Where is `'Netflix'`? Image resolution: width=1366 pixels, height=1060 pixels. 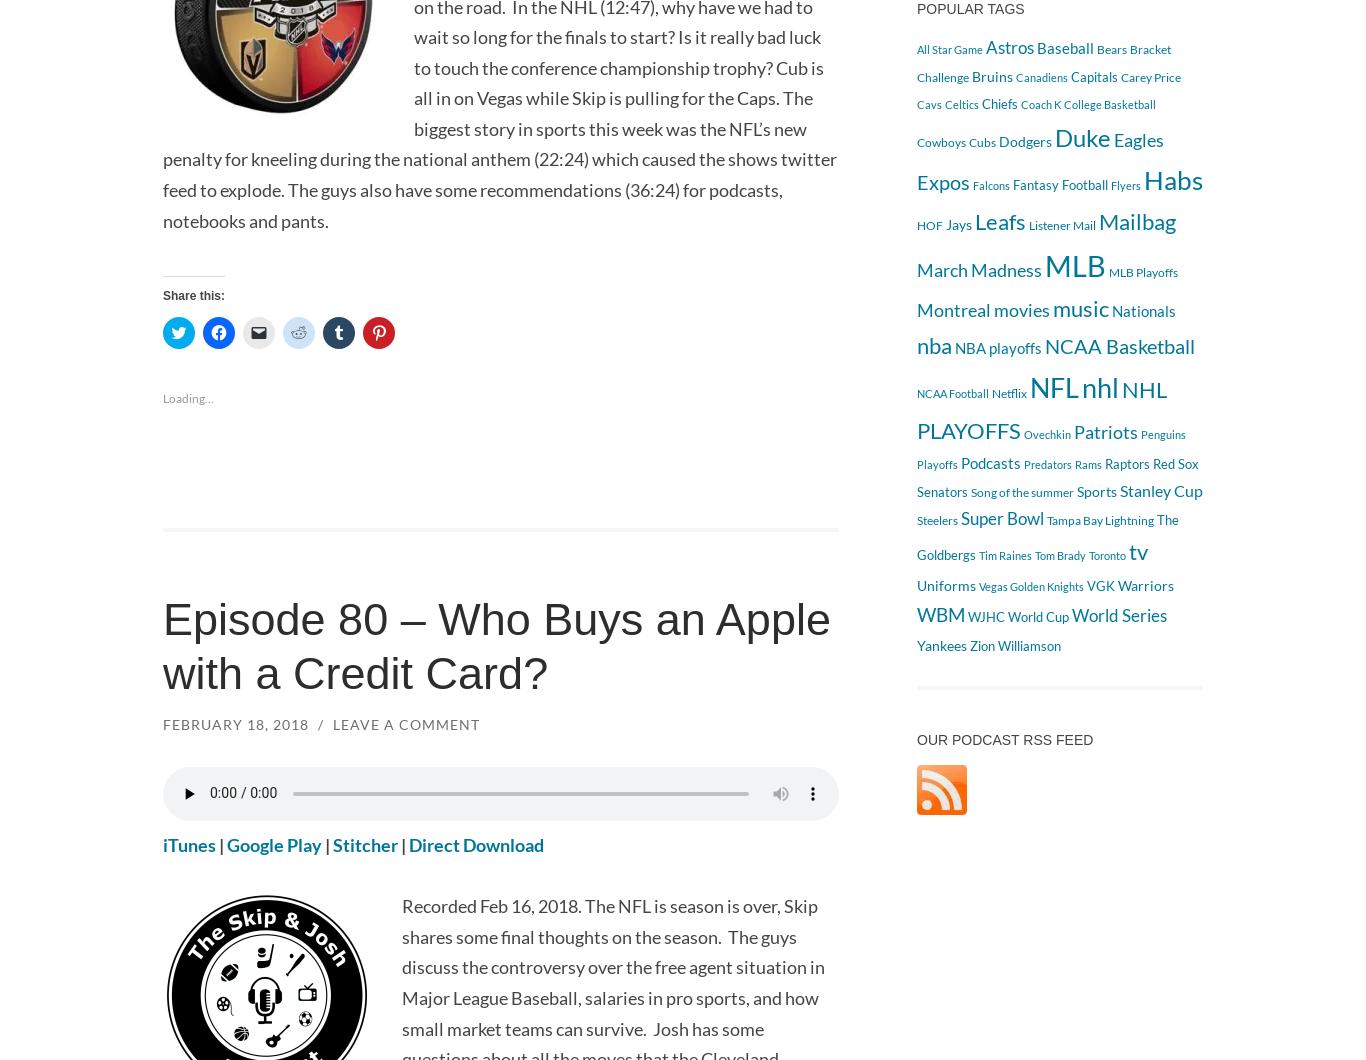 'Netflix' is located at coordinates (1009, 393).